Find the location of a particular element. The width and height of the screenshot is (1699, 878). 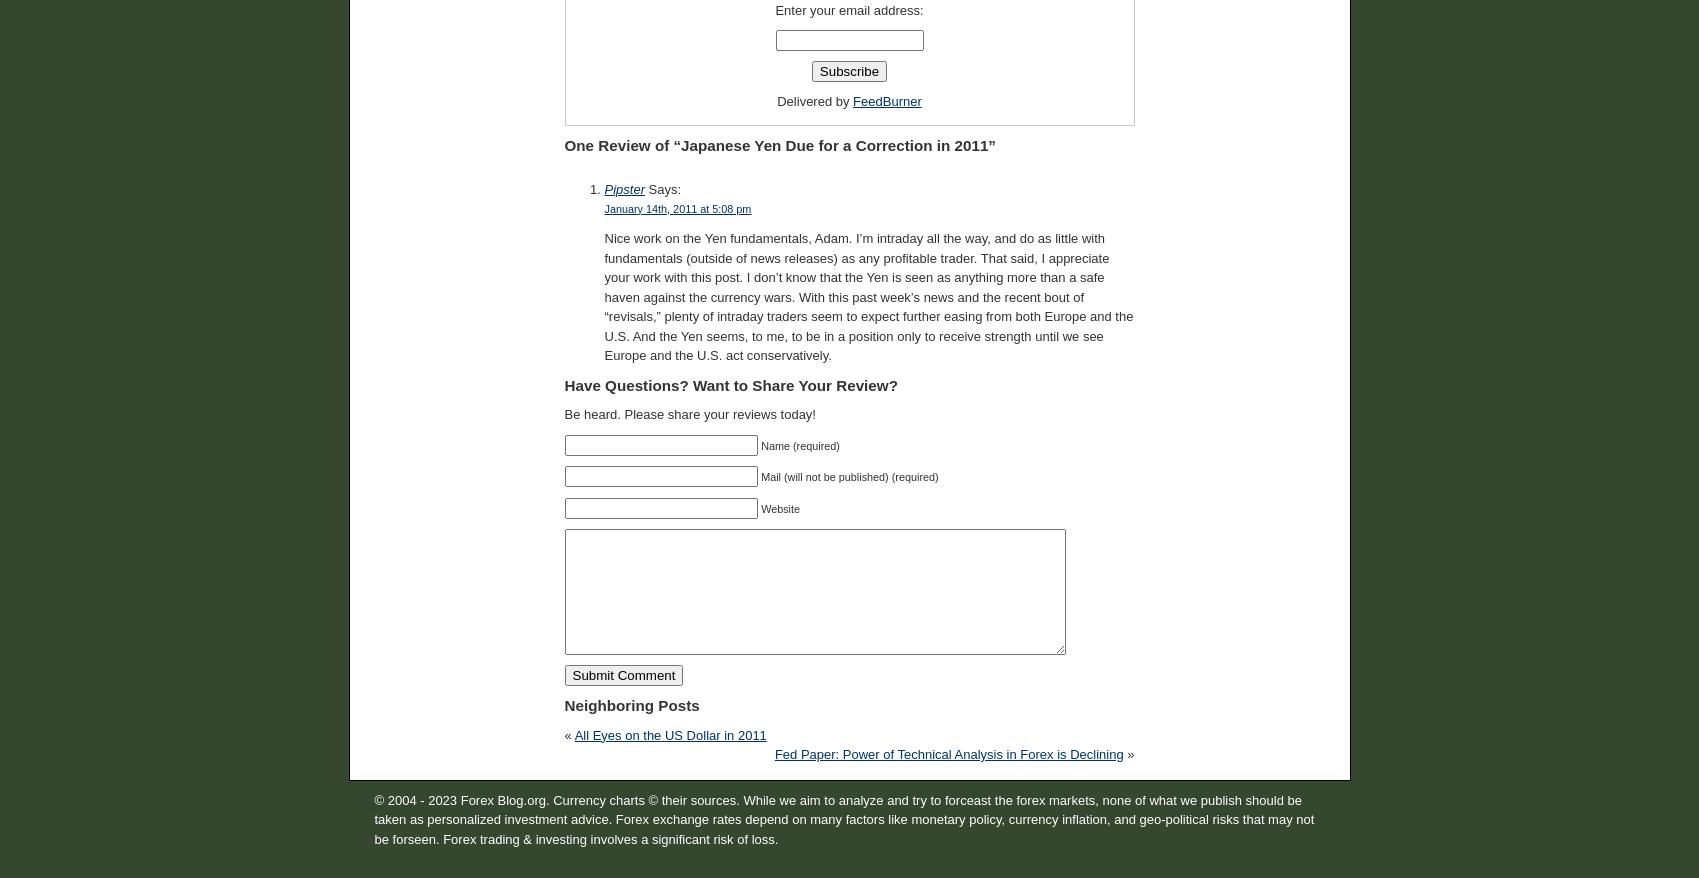

'Pipster' is located at coordinates (624, 188).